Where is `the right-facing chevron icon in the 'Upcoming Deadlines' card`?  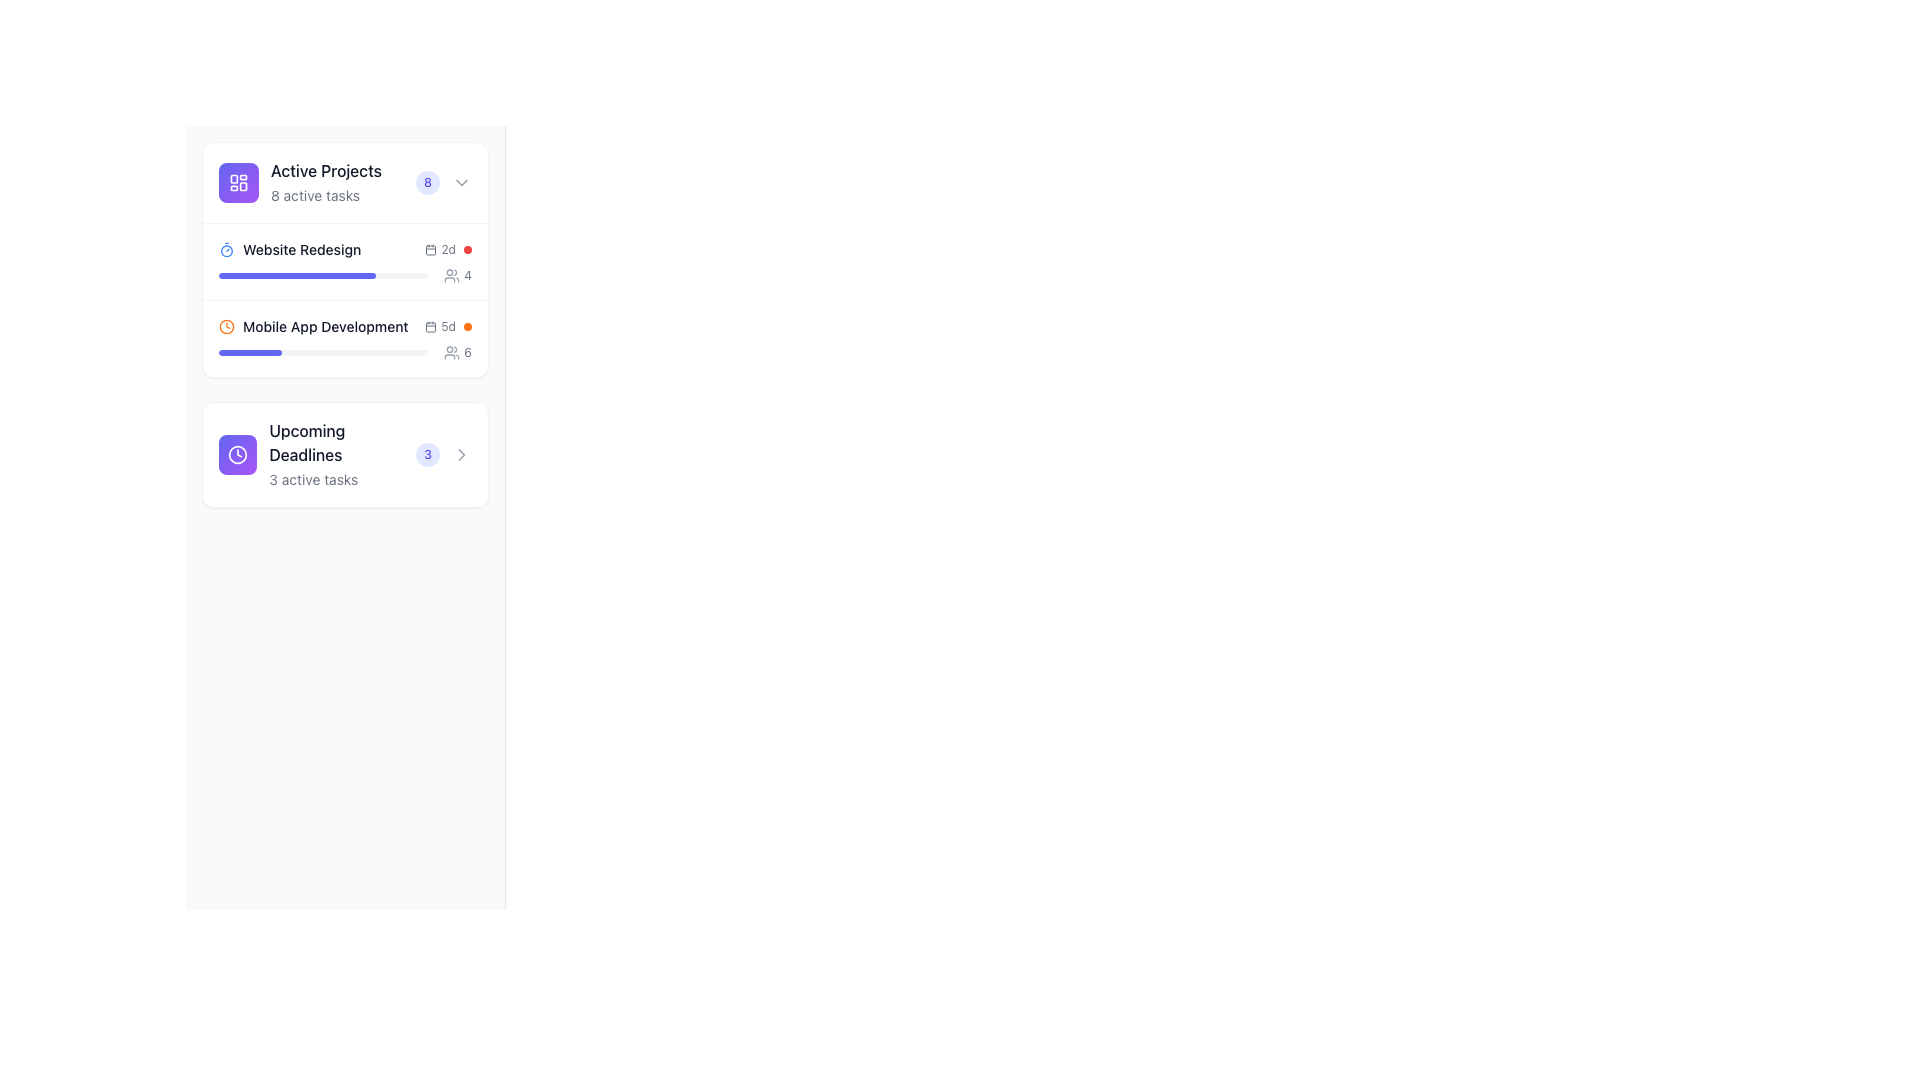
the right-facing chevron icon in the 'Upcoming Deadlines' card is located at coordinates (460, 455).